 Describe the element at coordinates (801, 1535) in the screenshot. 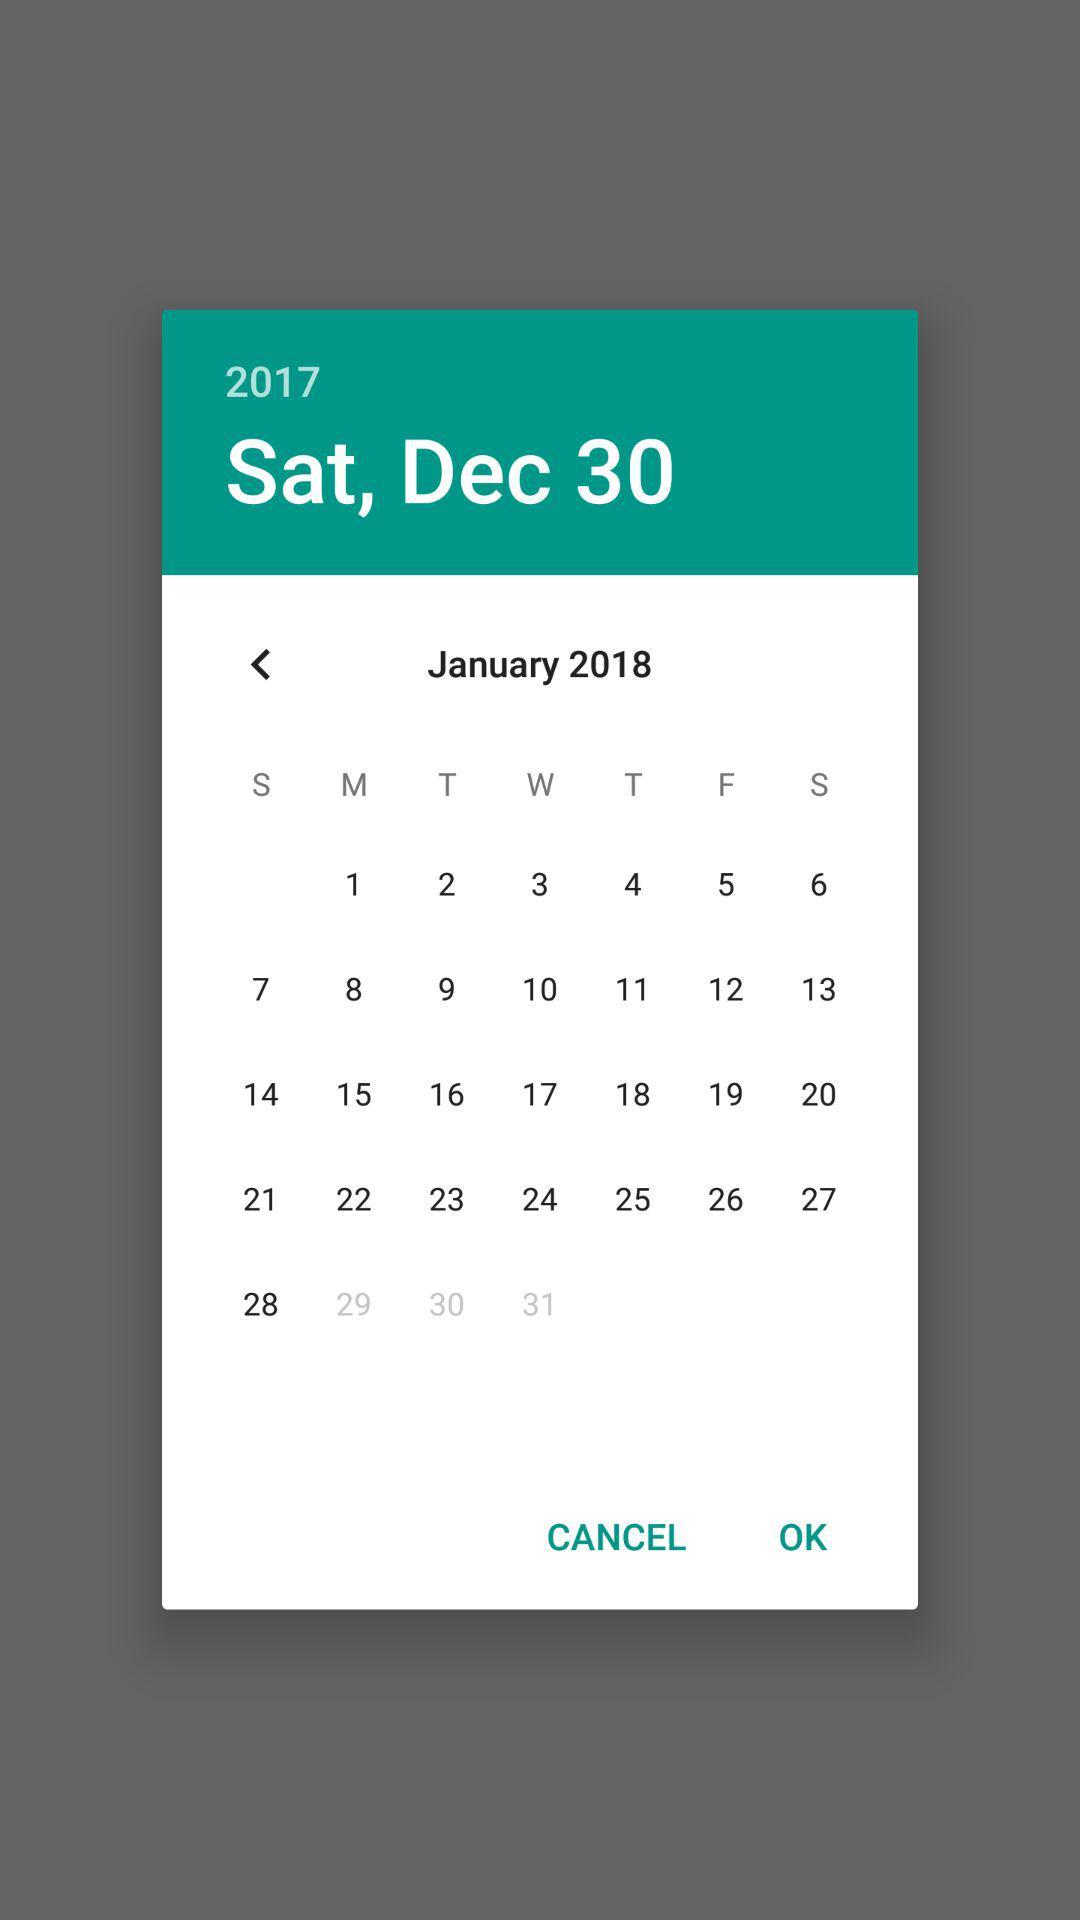

I see `icon next to the cancel` at that location.